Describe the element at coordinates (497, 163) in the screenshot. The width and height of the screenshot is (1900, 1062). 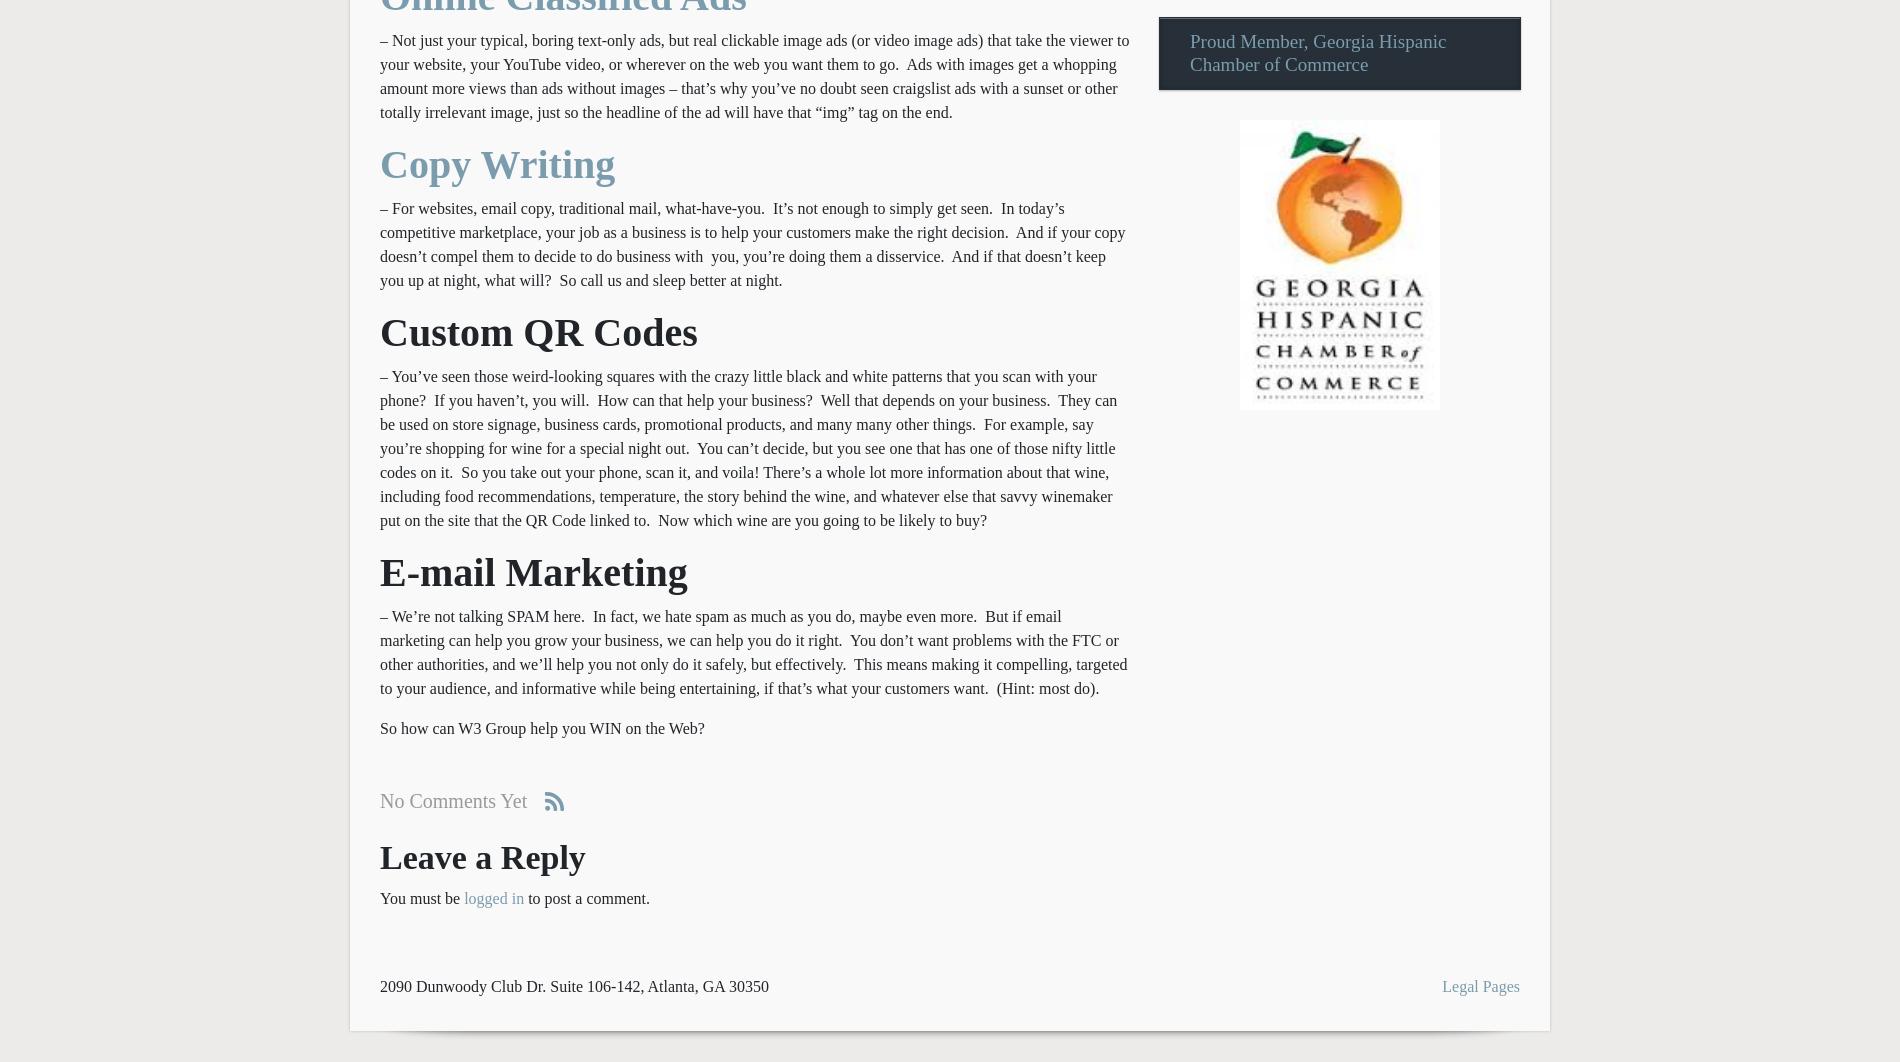
I see `'Copy Writing'` at that location.